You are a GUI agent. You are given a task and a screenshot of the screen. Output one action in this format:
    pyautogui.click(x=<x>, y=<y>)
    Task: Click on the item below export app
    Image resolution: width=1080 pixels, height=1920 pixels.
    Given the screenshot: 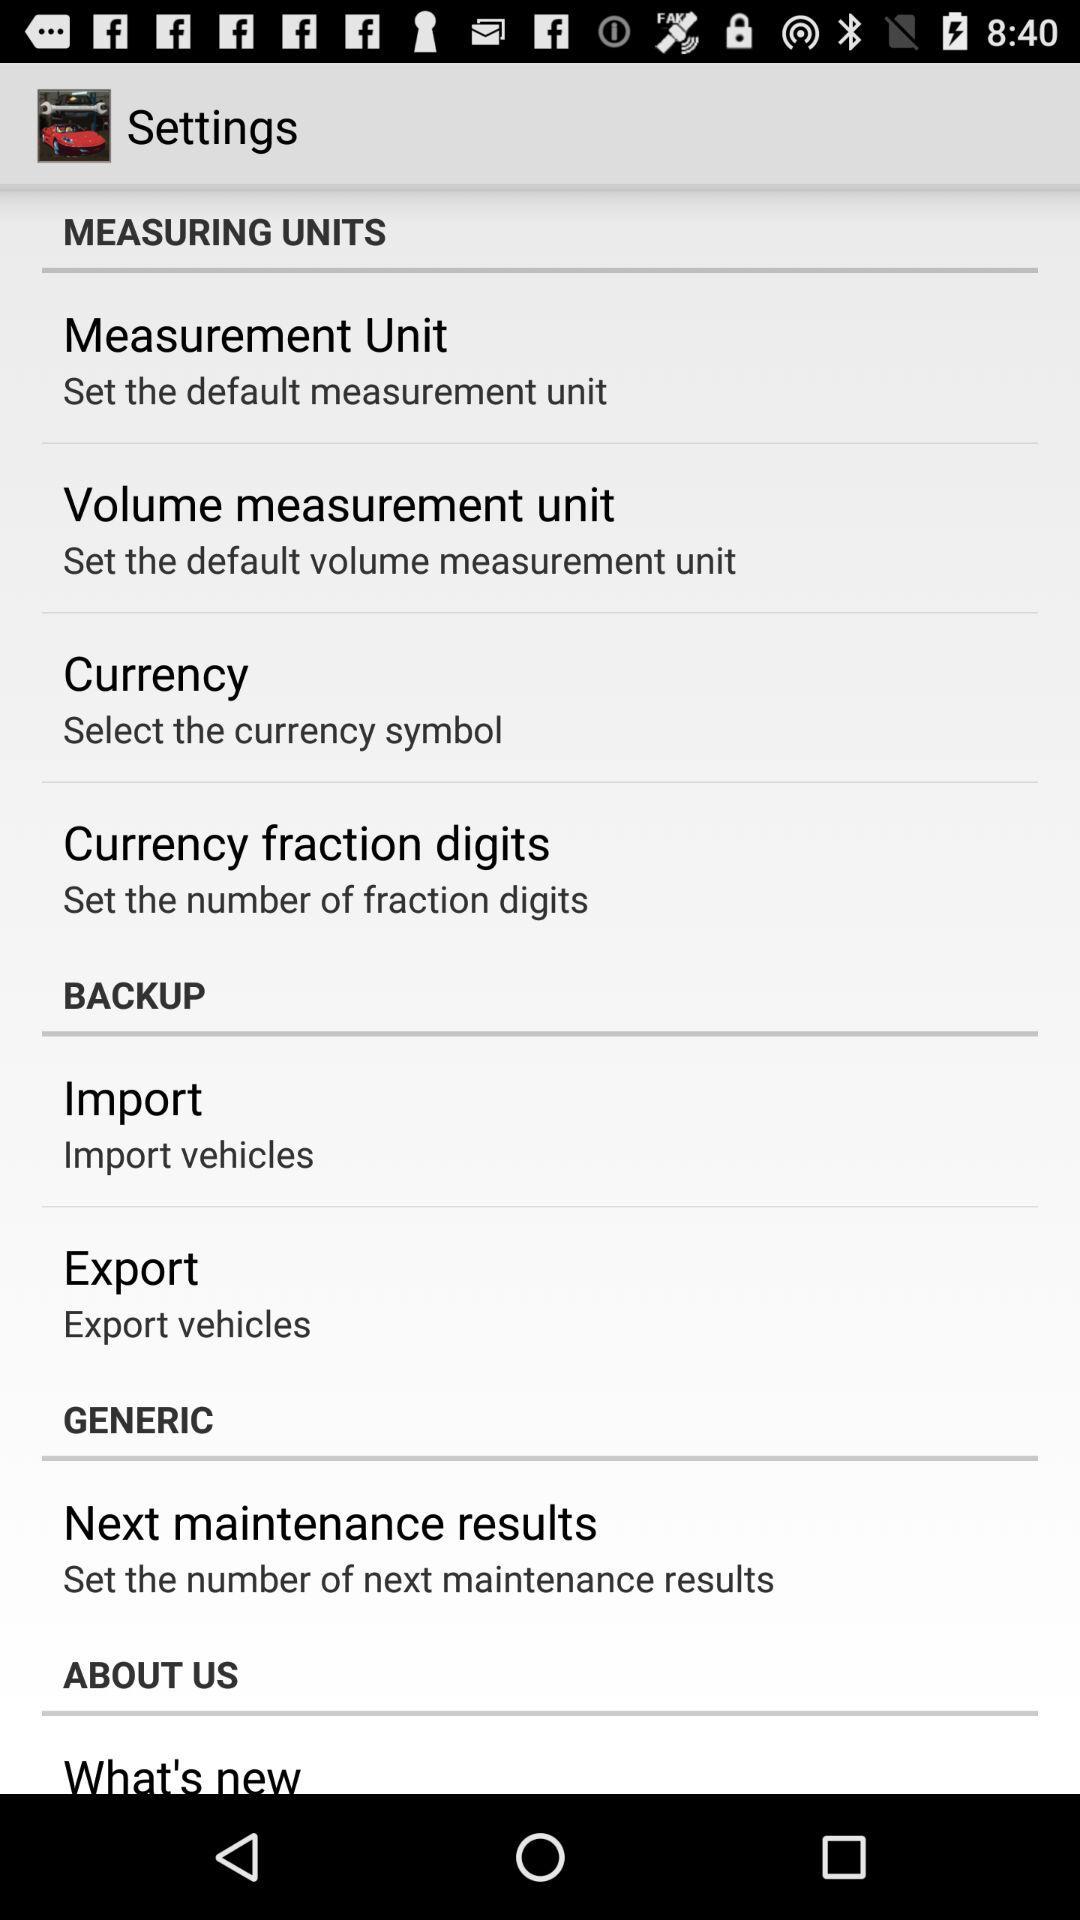 What is the action you would take?
    pyautogui.click(x=187, y=1323)
    